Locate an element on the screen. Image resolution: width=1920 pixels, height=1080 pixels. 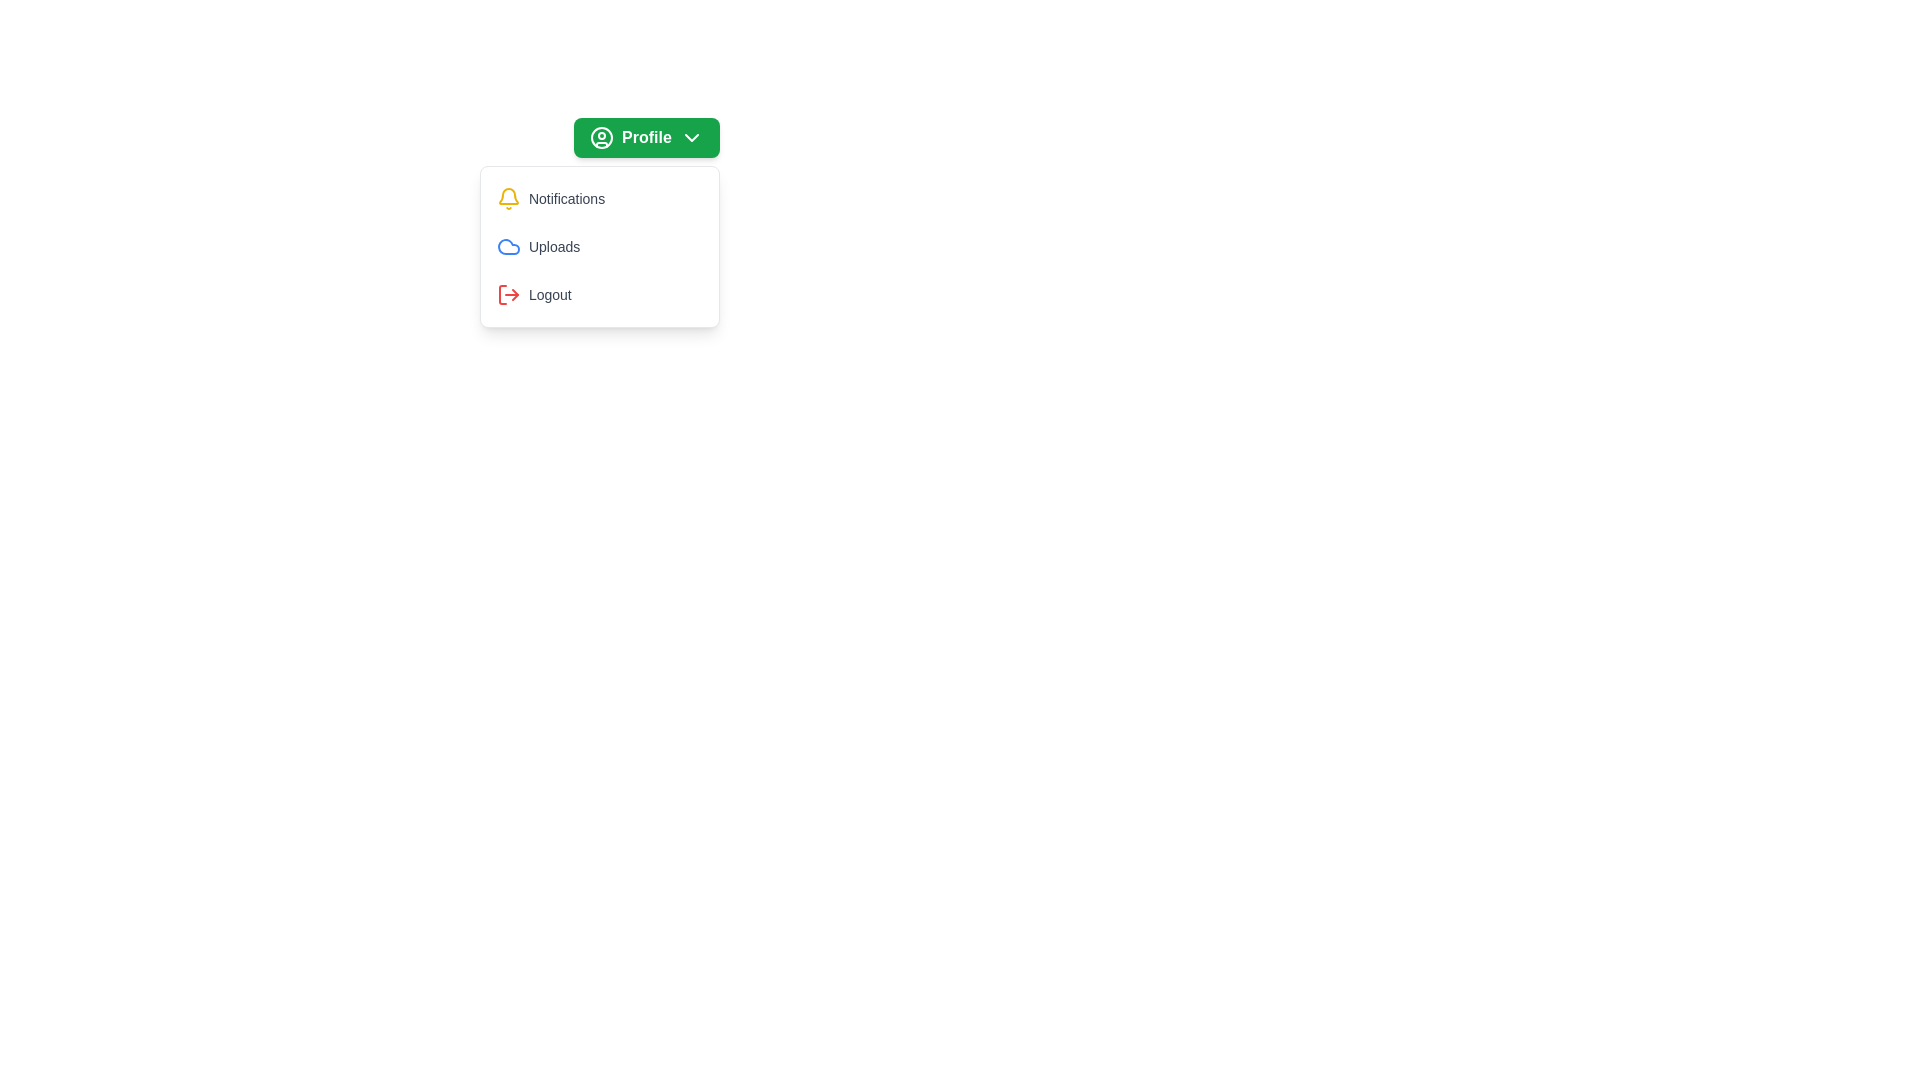
the 'Logout' option in the menu is located at coordinates (598, 294).